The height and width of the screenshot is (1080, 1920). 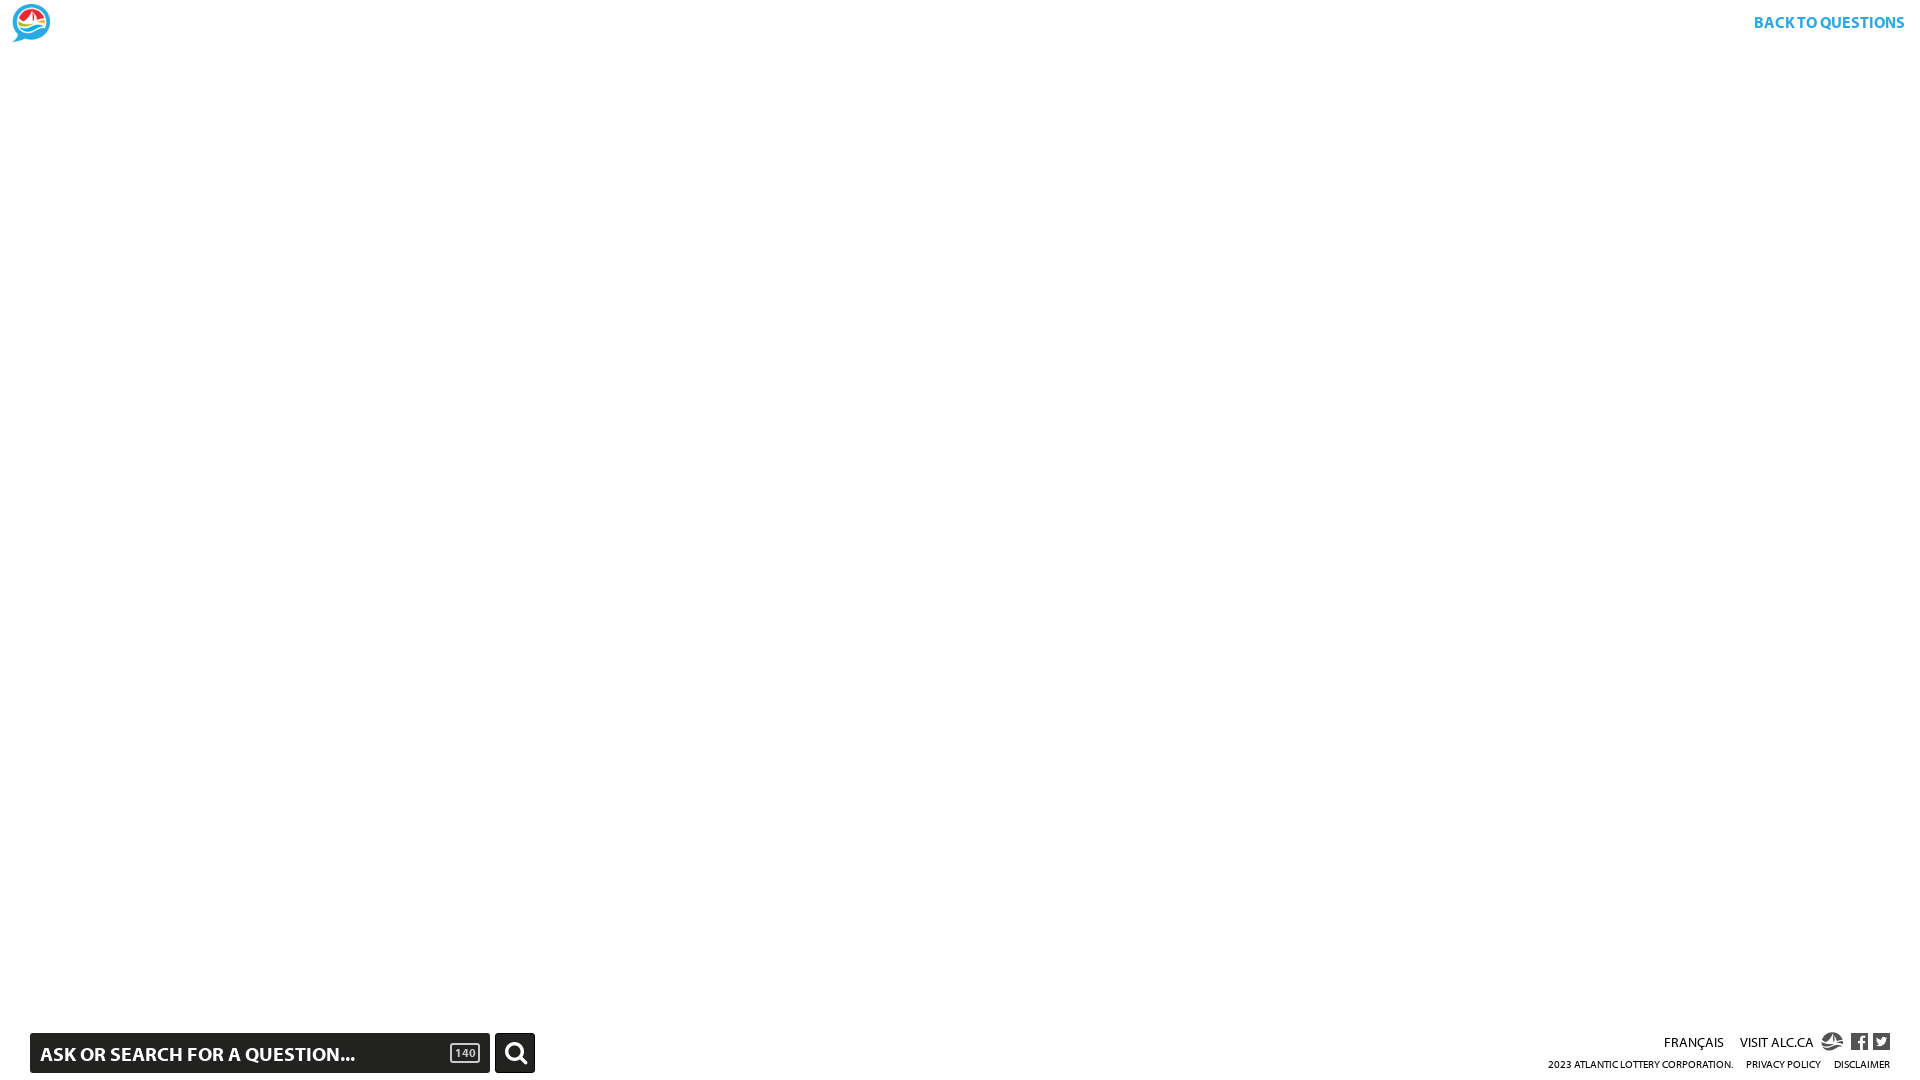 What do you see at coordinates (1738, 1043) in the screenshot?
I see `'VISIT ALC.CA'` at bounding box center [1738, 1043].